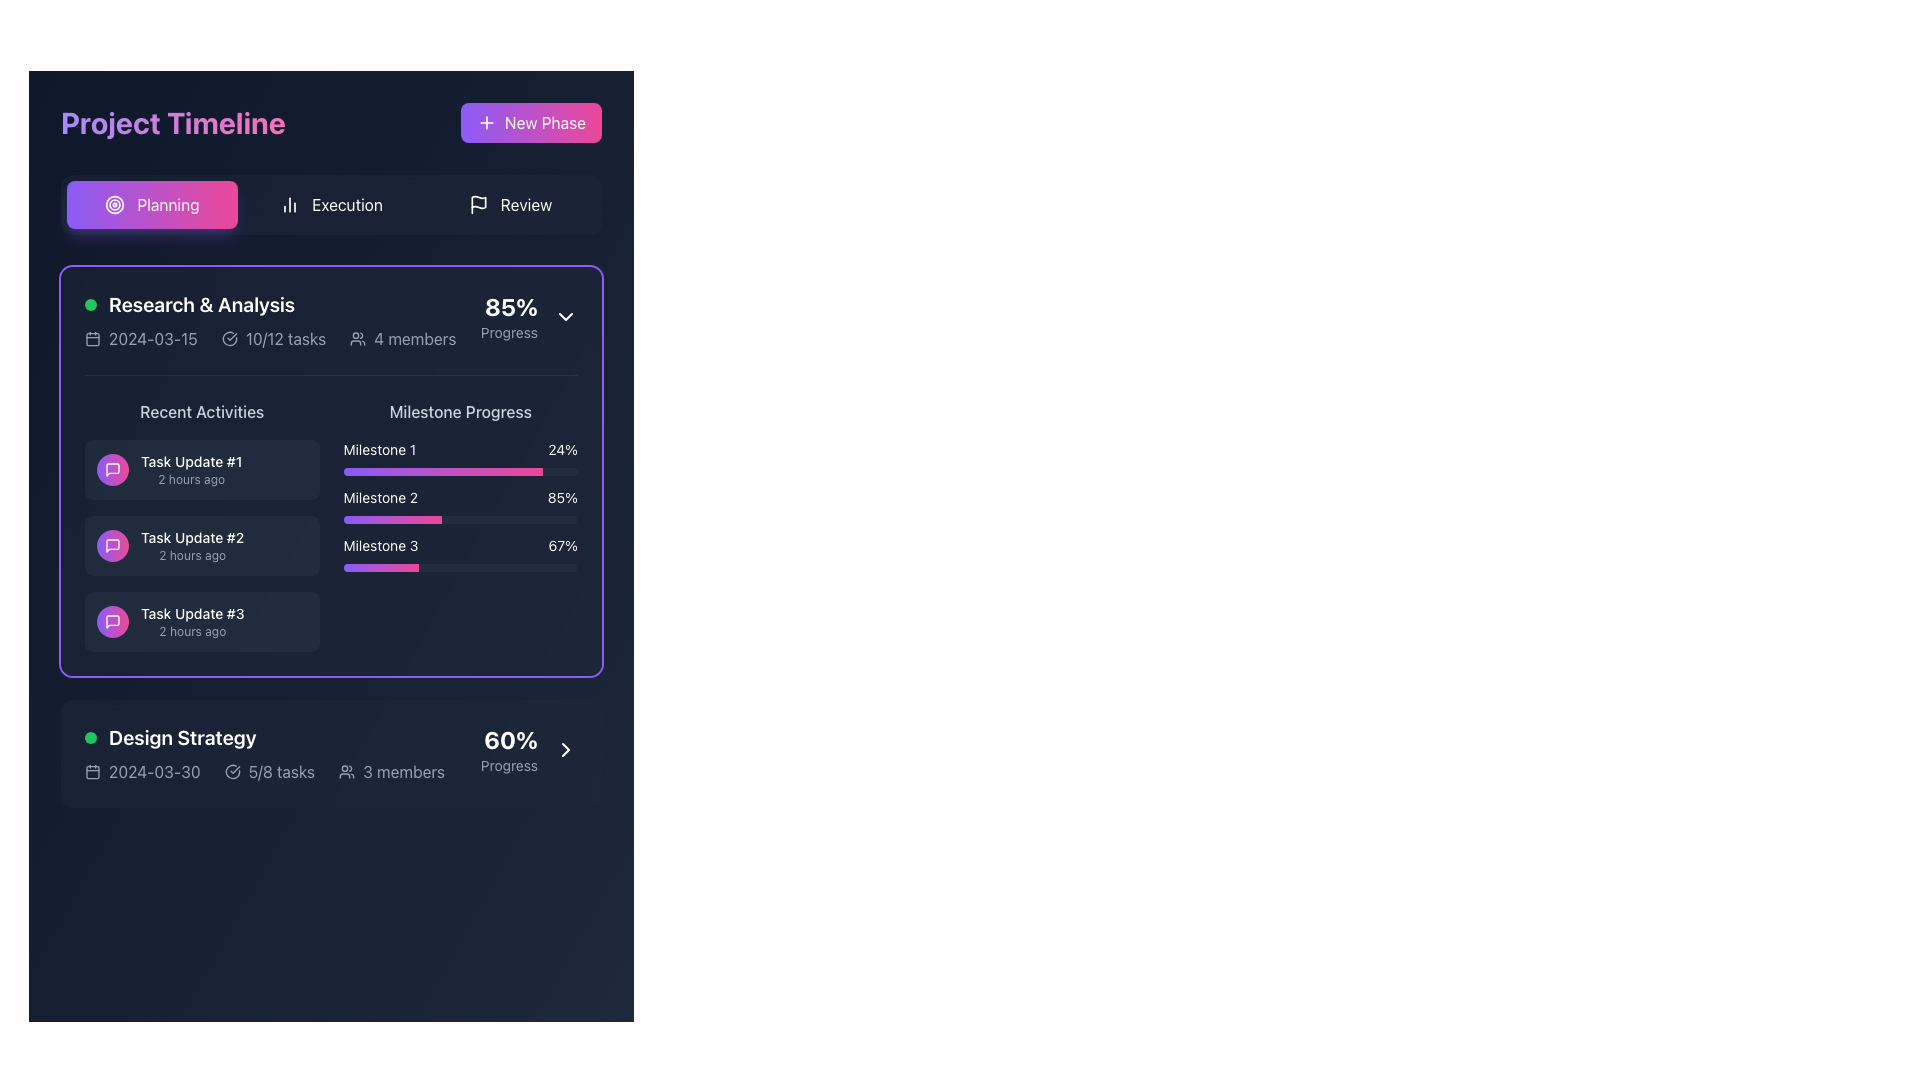  Describe the element at coordinates (331, 204) in the screenshot. I see `the 'Execution' tab button in the tab navigation system to trigger hover effects` at that location.